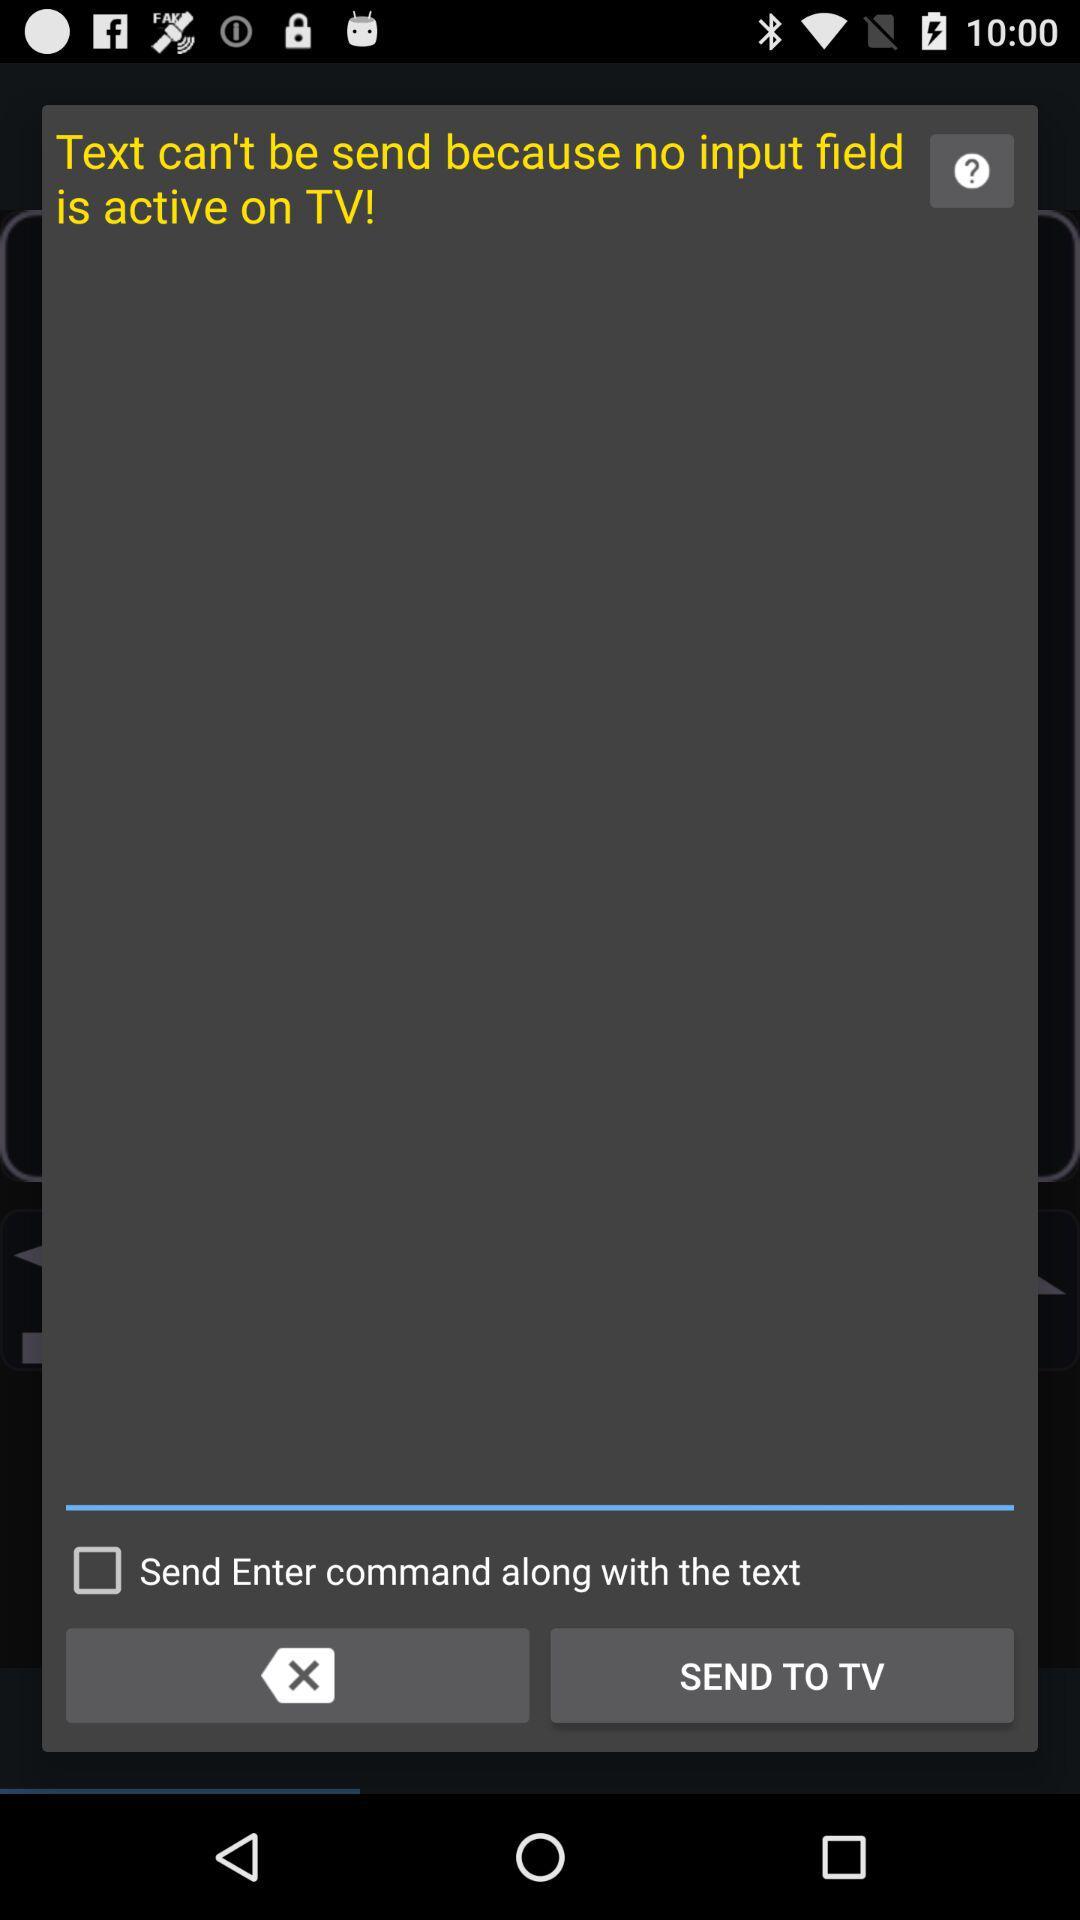 Image resolution: width=1080 pixels, height=1920 pixels. What do you see at coordinates (971, 171) in the screenshot?
I see `icon to the right of the text can t` at bounding box center [971, 171].